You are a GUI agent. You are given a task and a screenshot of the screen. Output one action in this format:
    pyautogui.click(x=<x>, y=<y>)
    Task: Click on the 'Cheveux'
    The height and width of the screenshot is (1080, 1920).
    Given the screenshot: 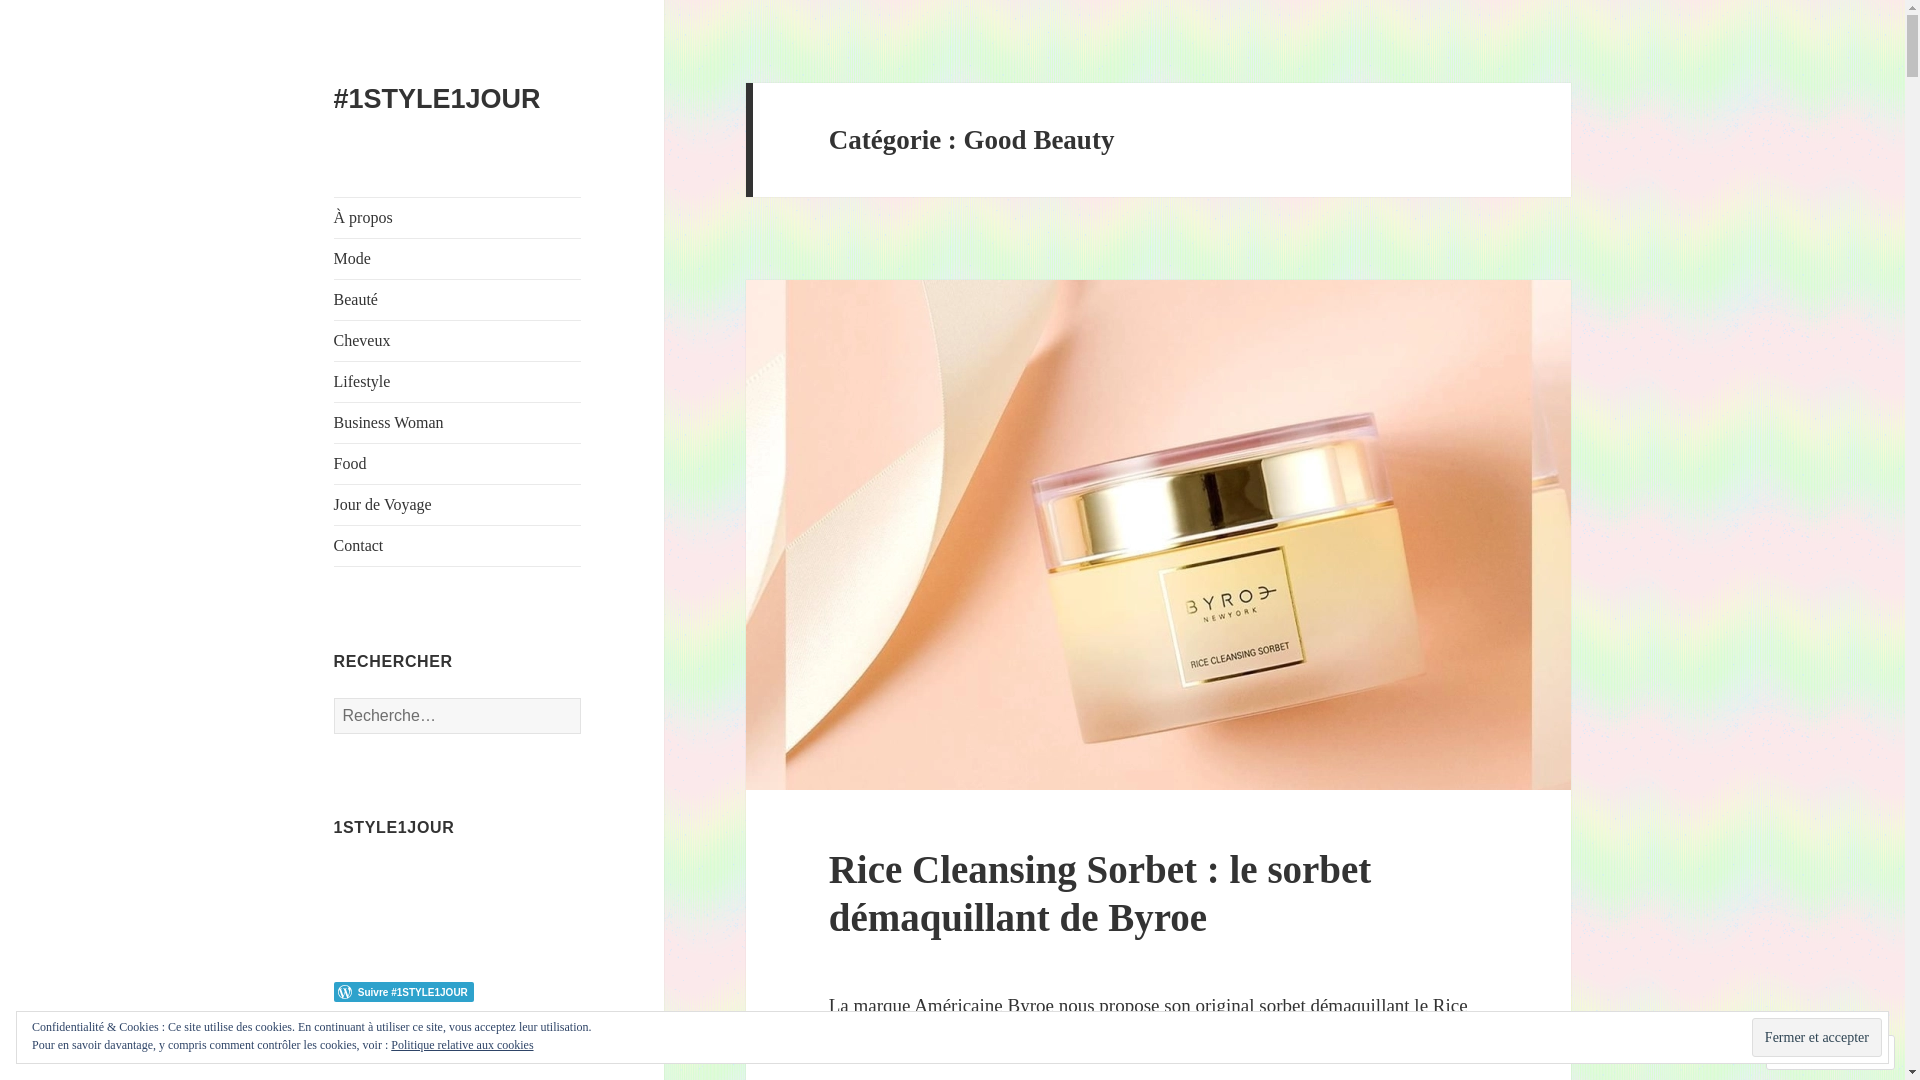 What is the action you would take?
    pyautogui.click(x=456, y=339)
    